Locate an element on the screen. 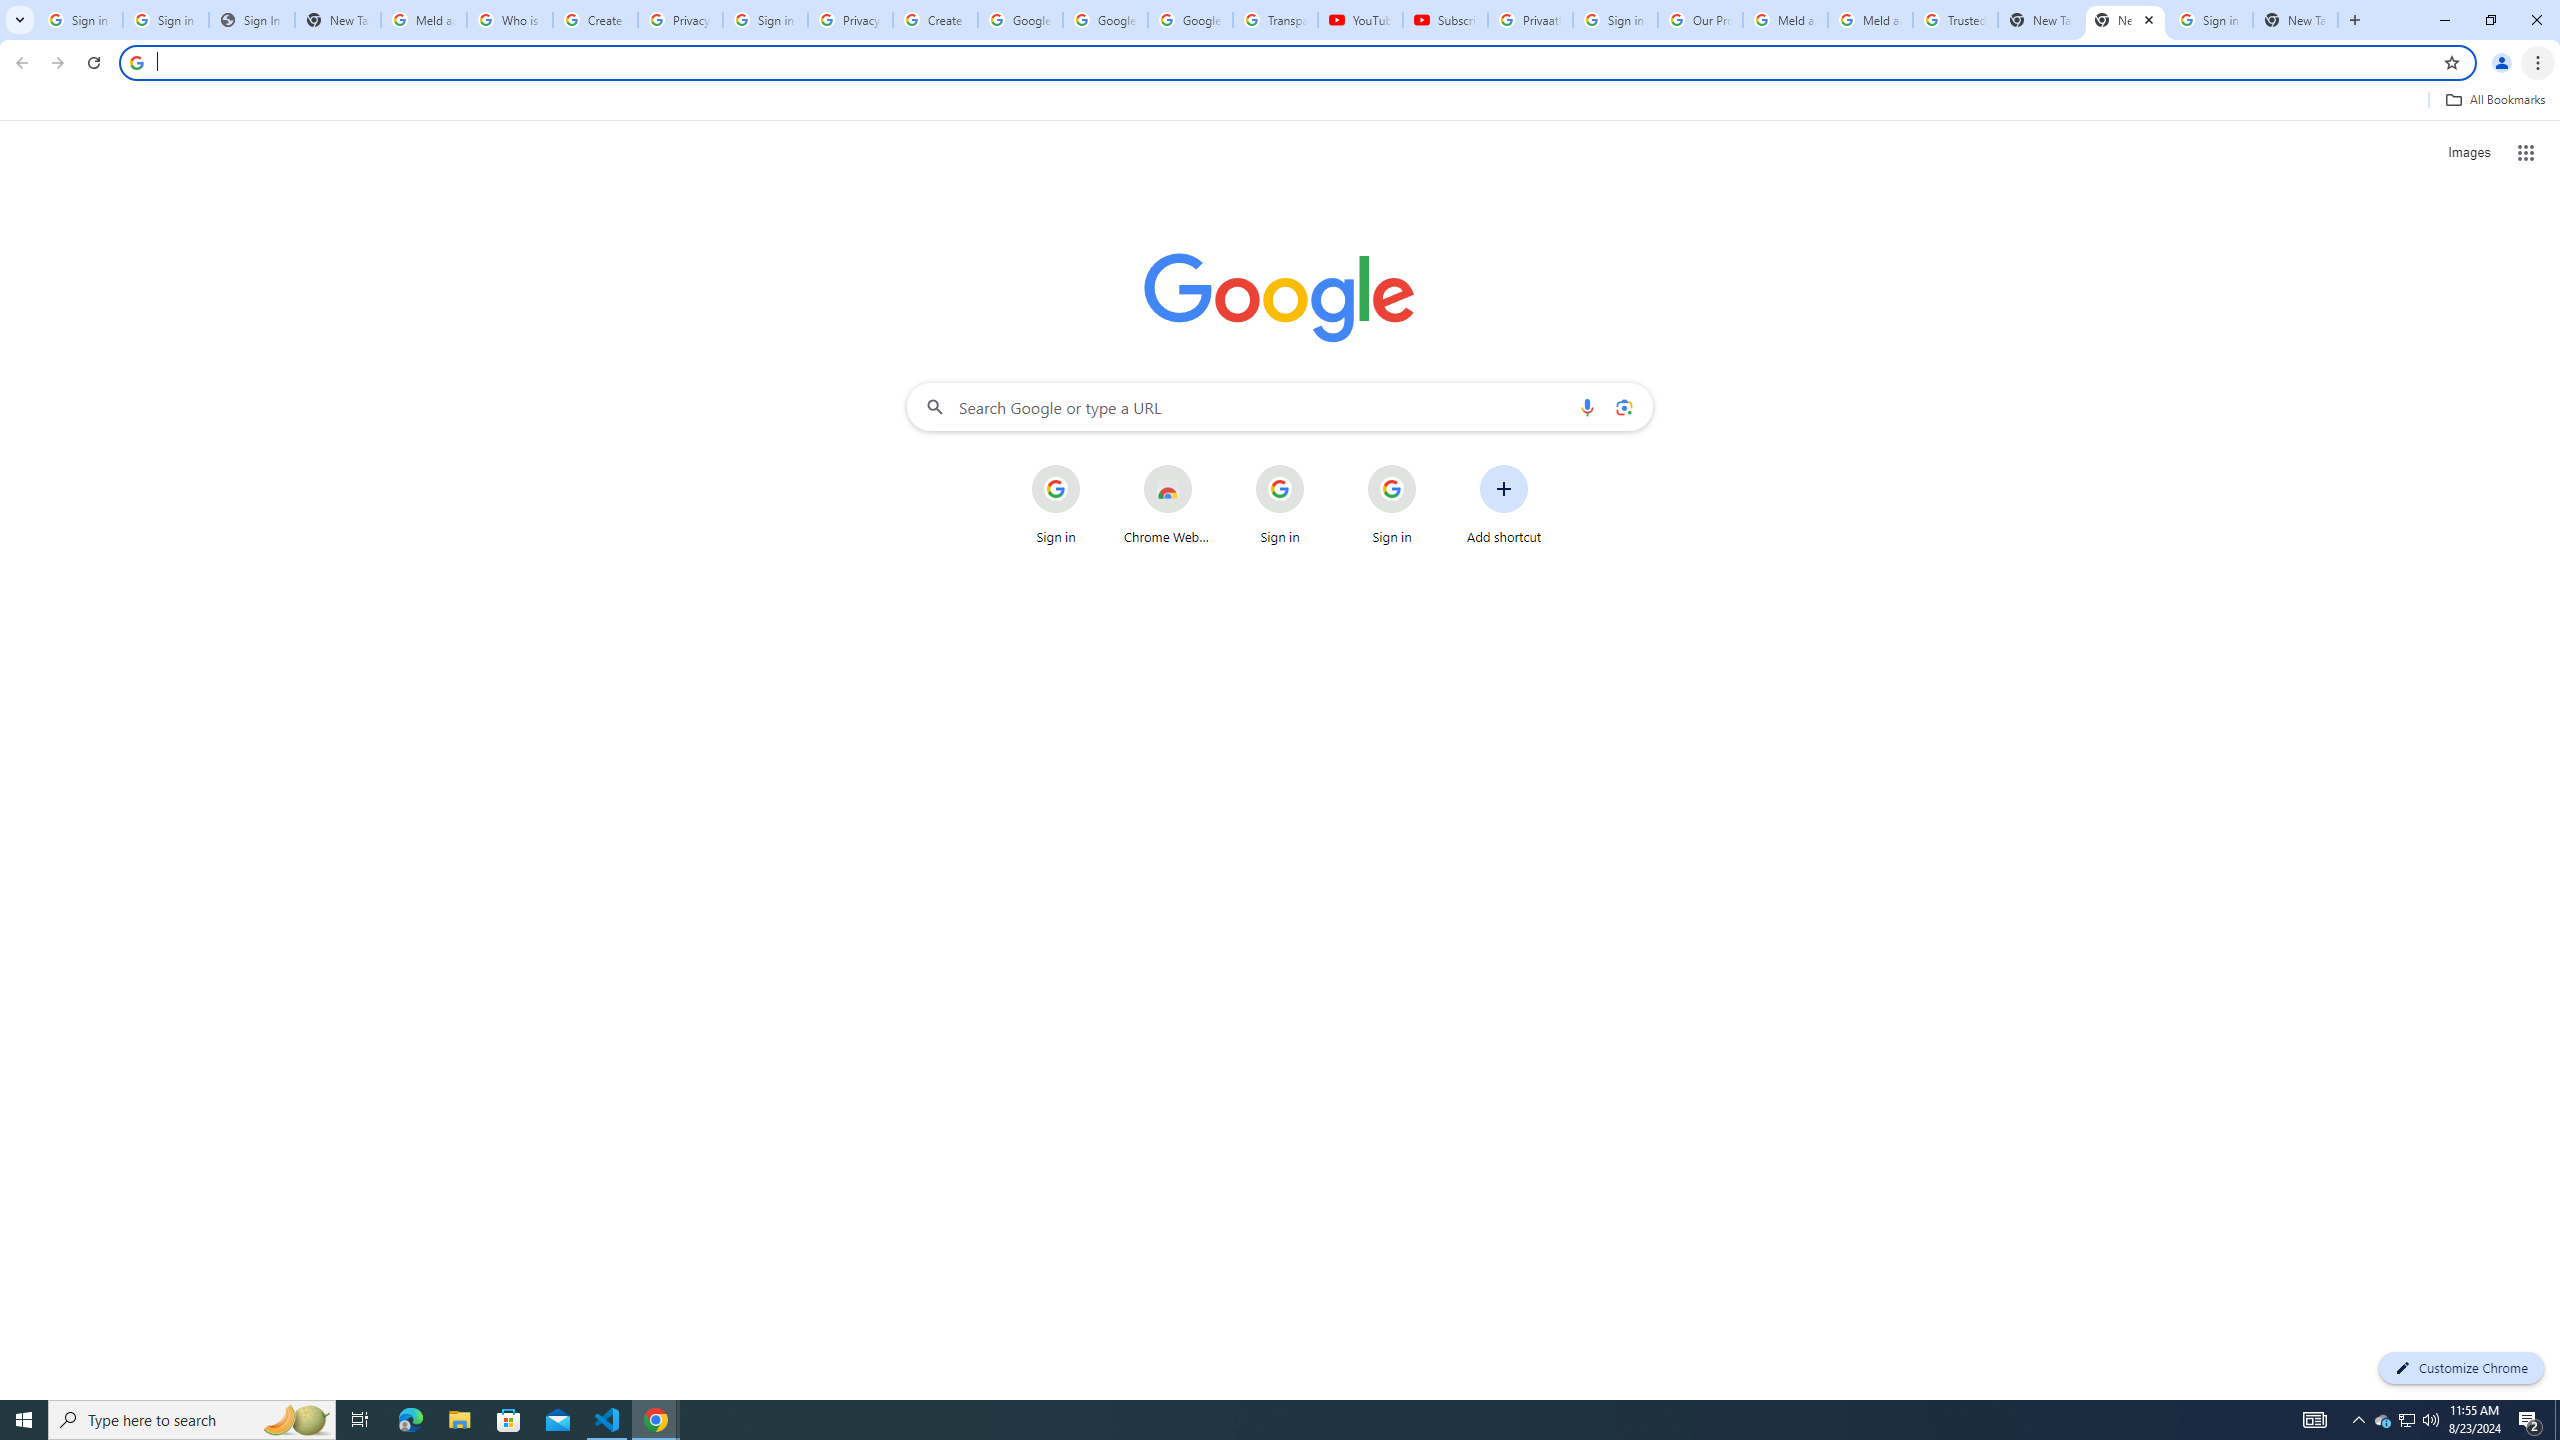  'Reload' is located at coordinates (93, 62).